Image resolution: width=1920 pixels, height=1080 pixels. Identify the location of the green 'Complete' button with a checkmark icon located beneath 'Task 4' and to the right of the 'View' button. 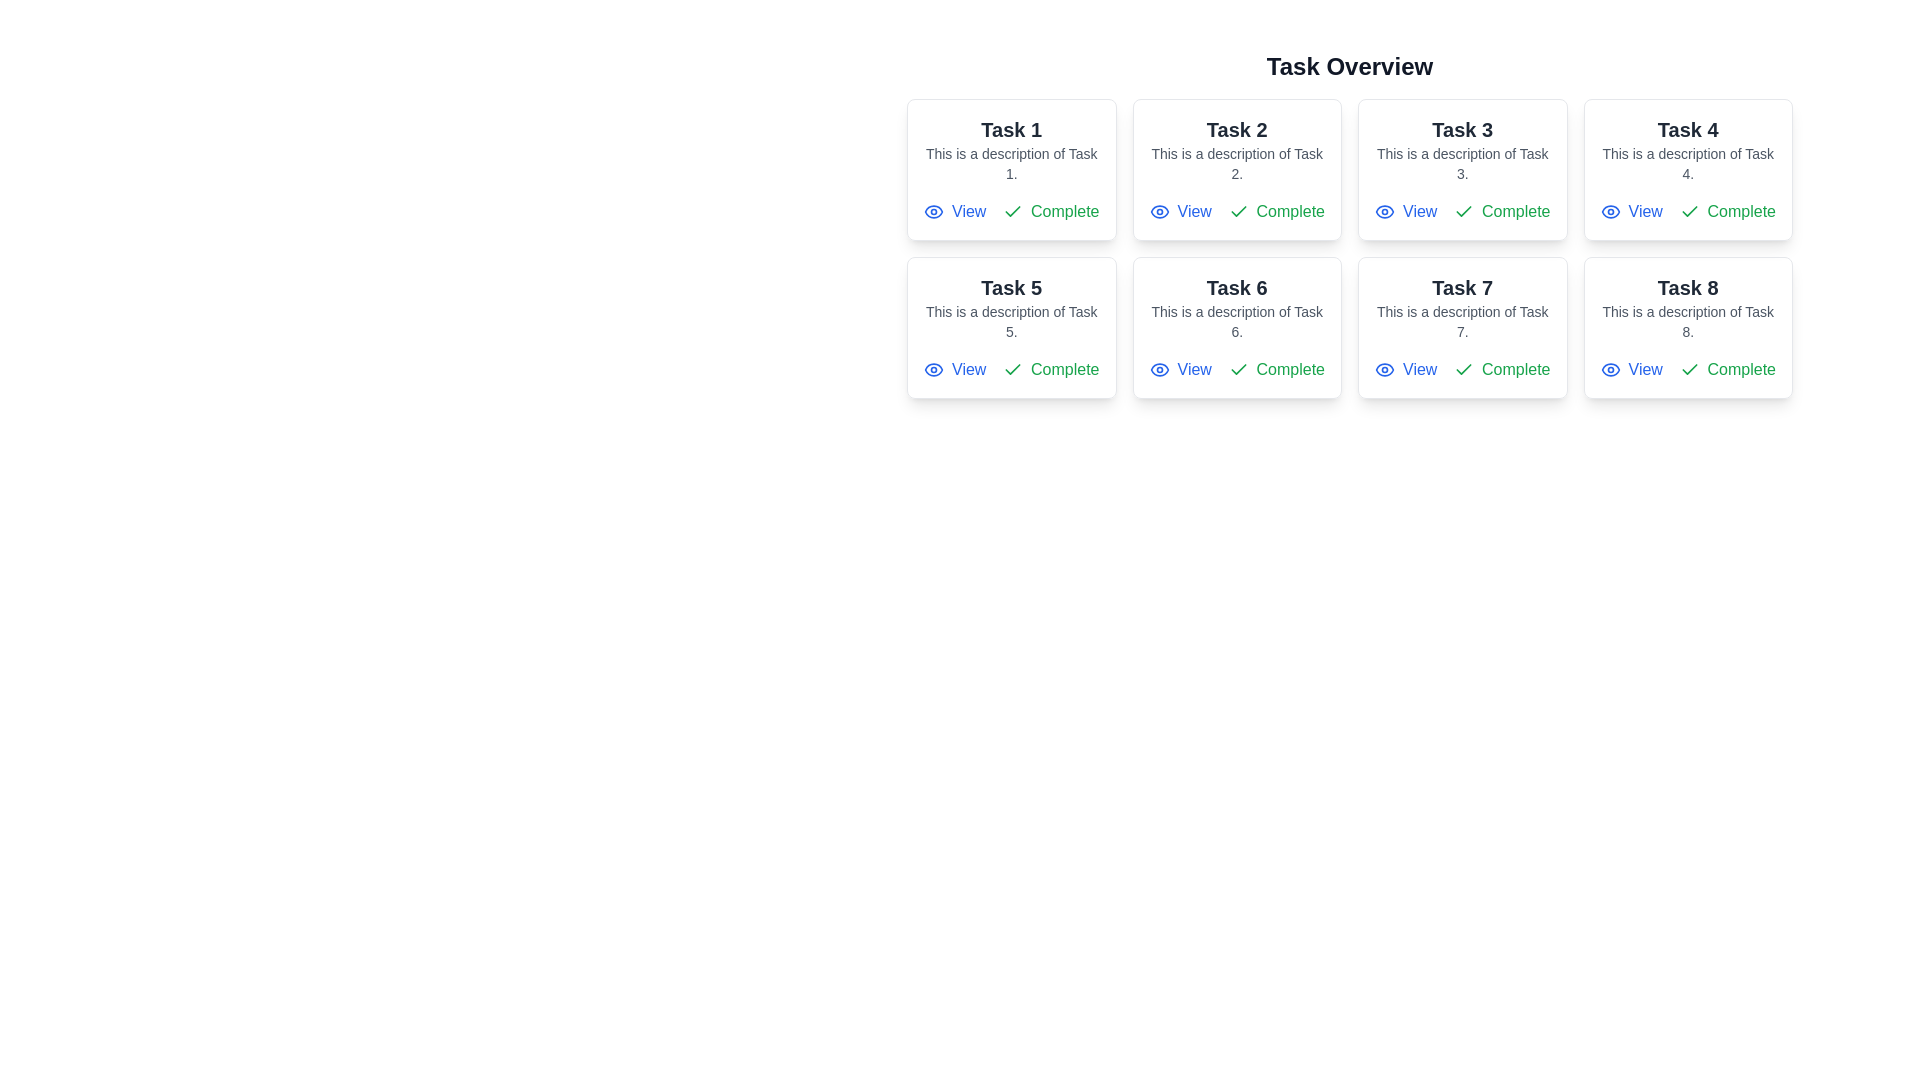
(1726, 212).